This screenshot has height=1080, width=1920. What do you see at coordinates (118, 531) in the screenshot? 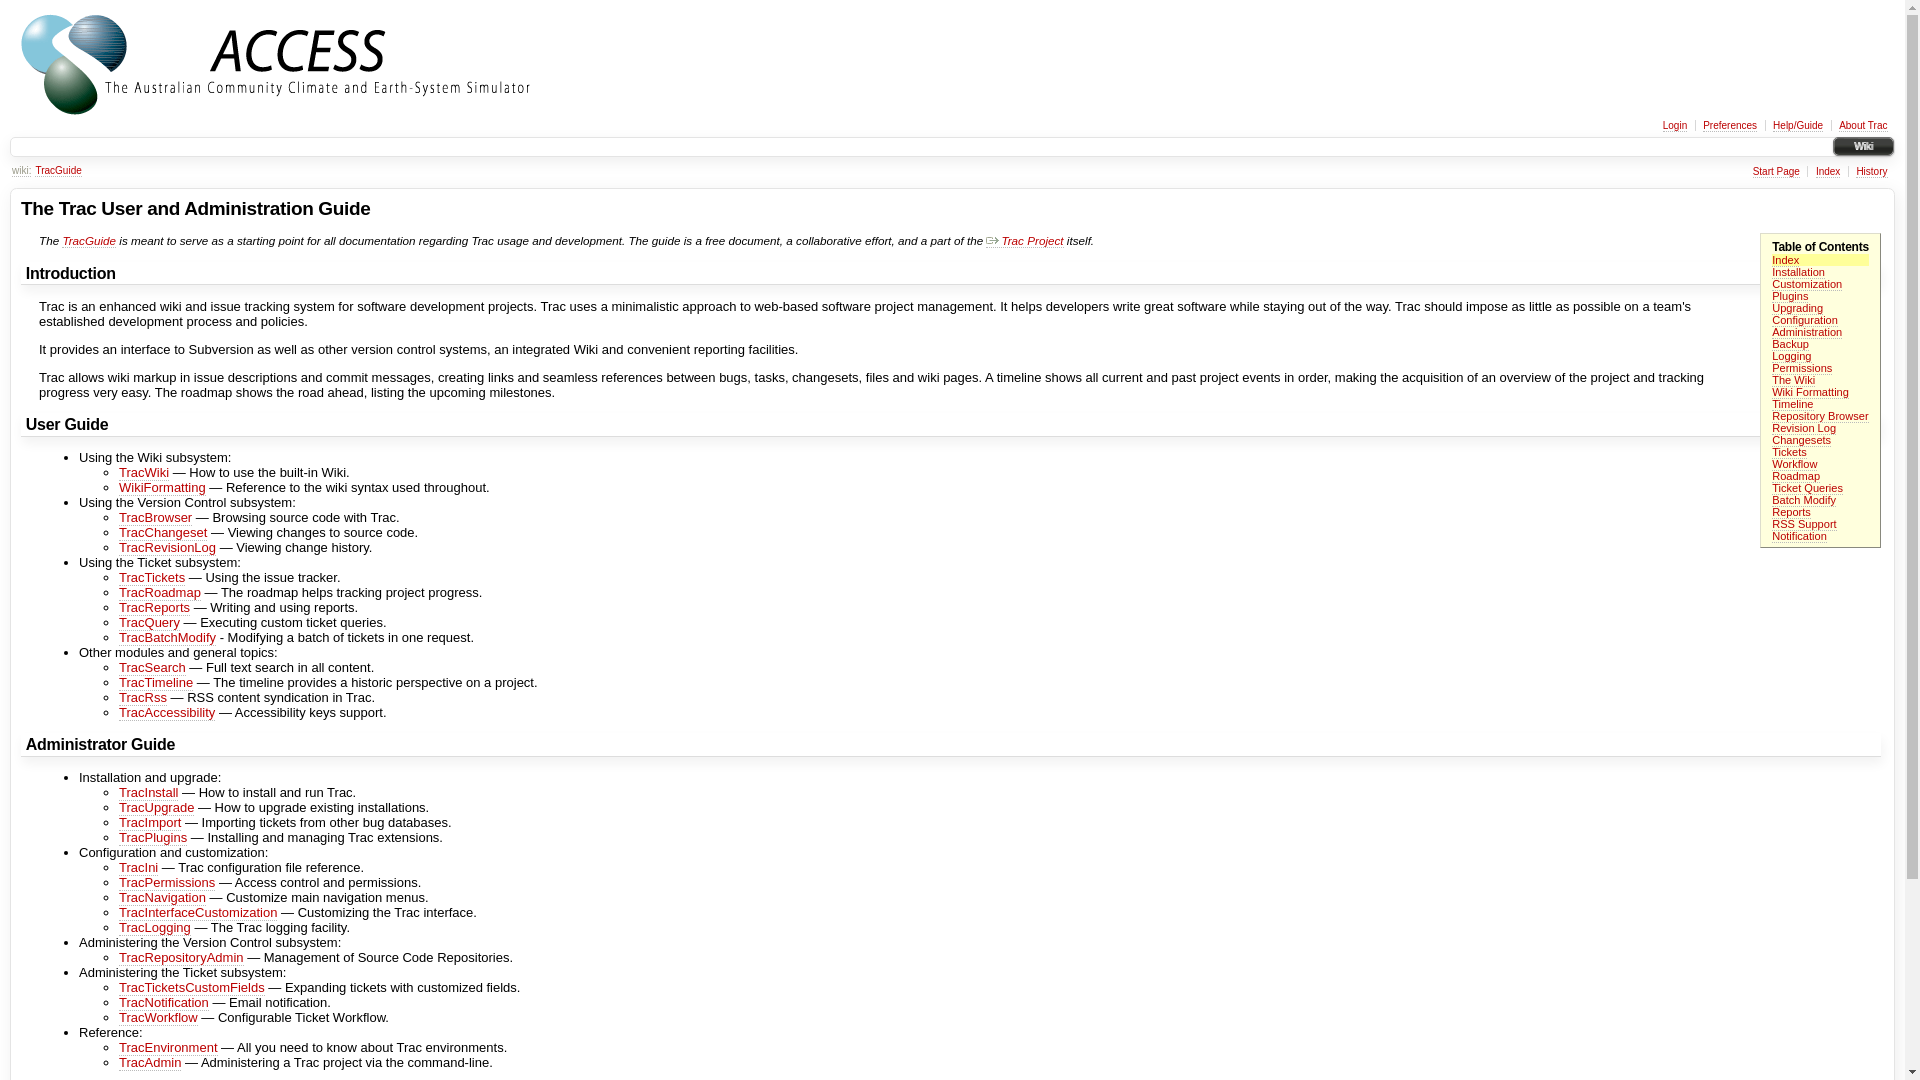
I see `'TracChangeset'` at bounding box center [118, 531].